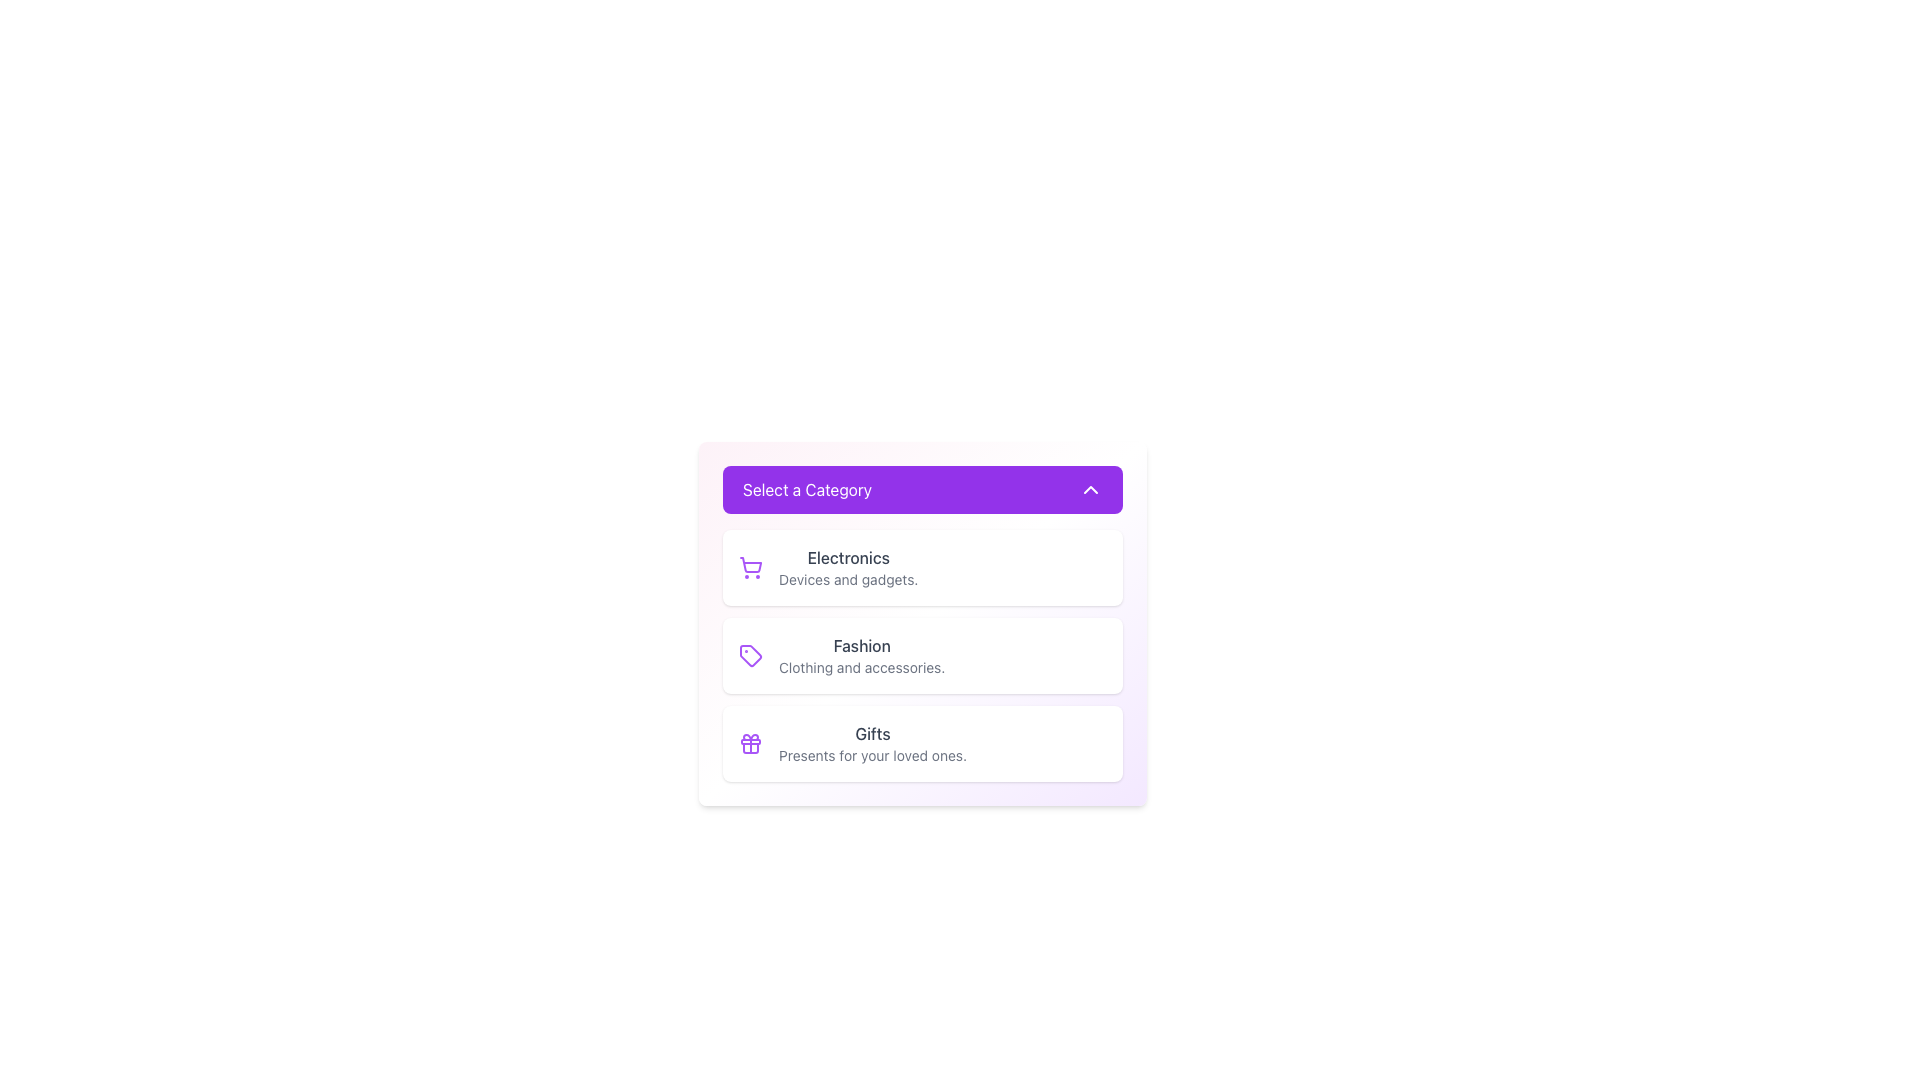  Describe the element at coordinates (848, 567) in the screenshot. I see `'Electronics' category label and subtitle component, which describes items related to electronic devices and gadgets` at that location.